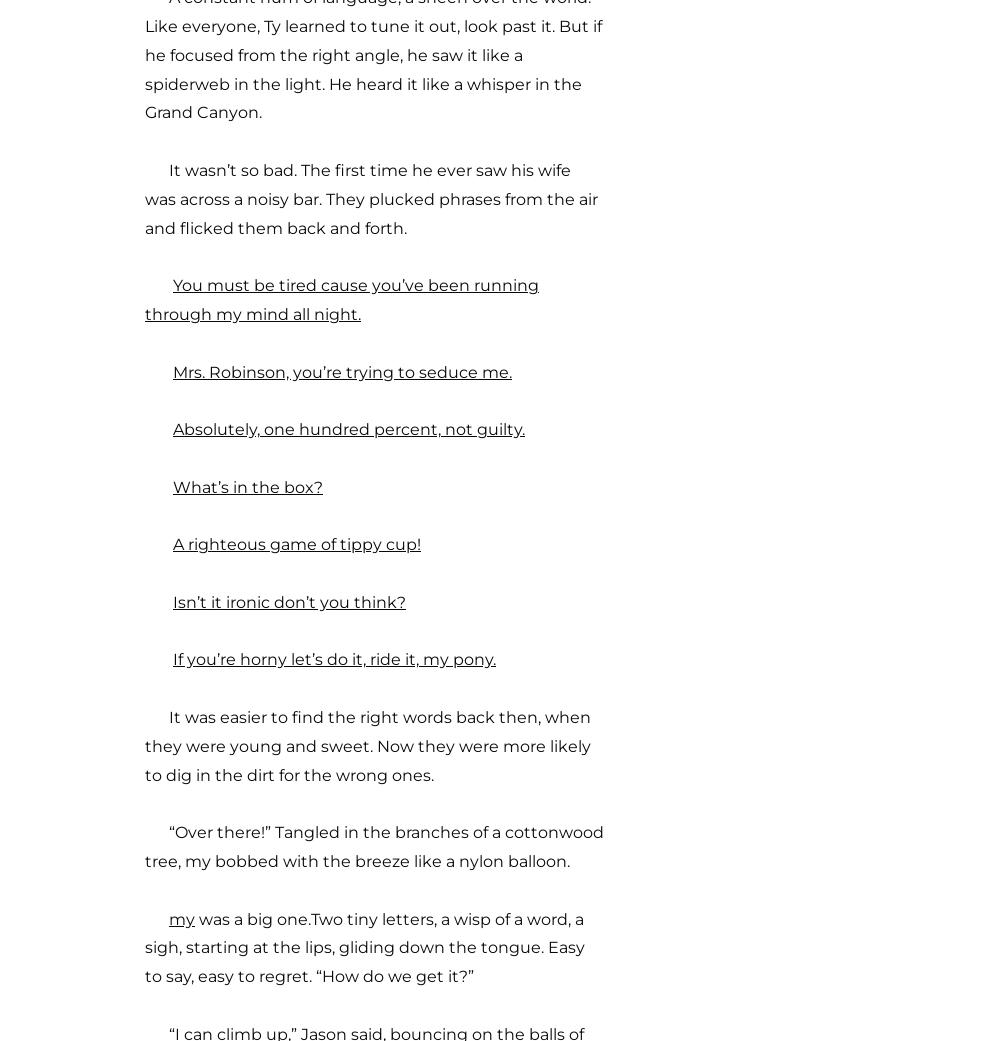 The height and width of the screenshot is (1041, 1000). I want to click on 'You must be tired cause you’ve been running through my mind all night.', so click(341, 298).